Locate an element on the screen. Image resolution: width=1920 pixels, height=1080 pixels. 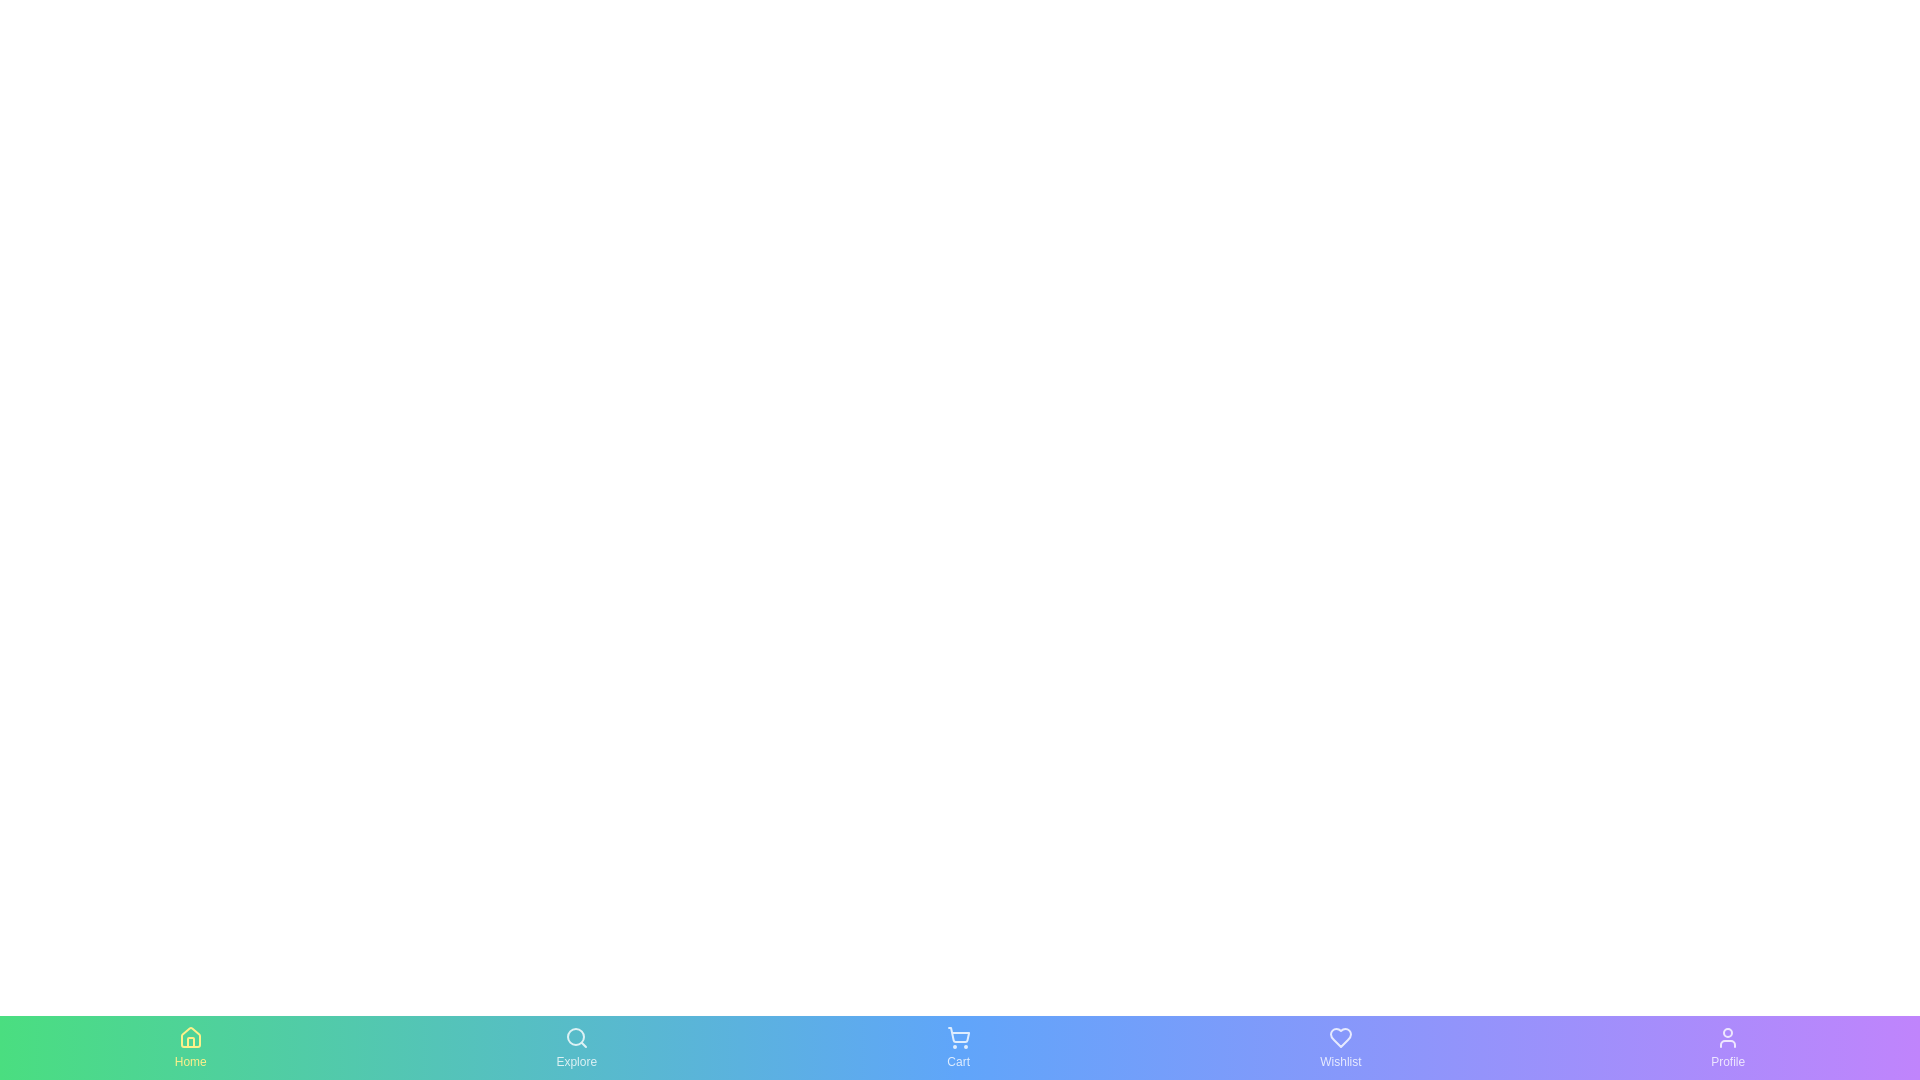
the icon labeled Explore is located at coordinates (575, 1047).